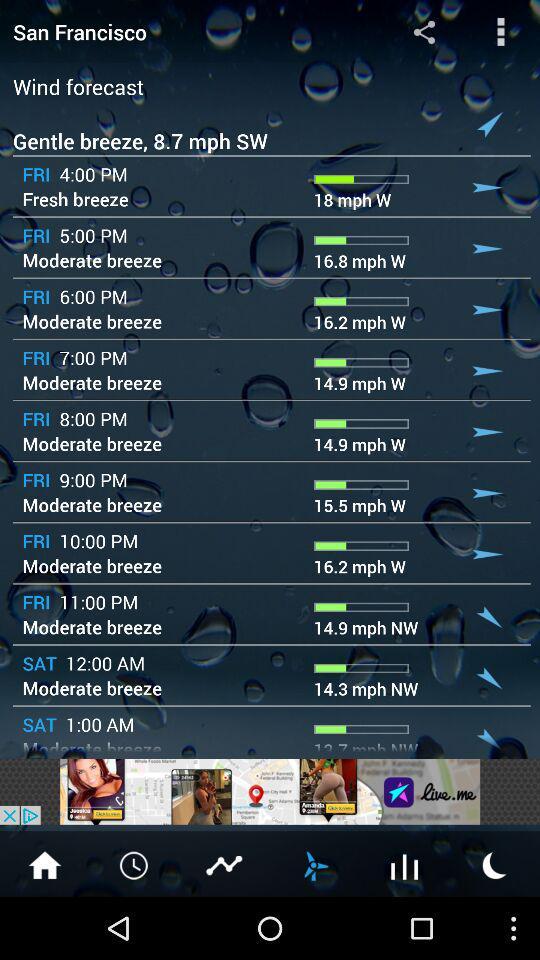 The width and height of the screenshot is (540, 960). I want to click on the more icon, so click(500, 33).